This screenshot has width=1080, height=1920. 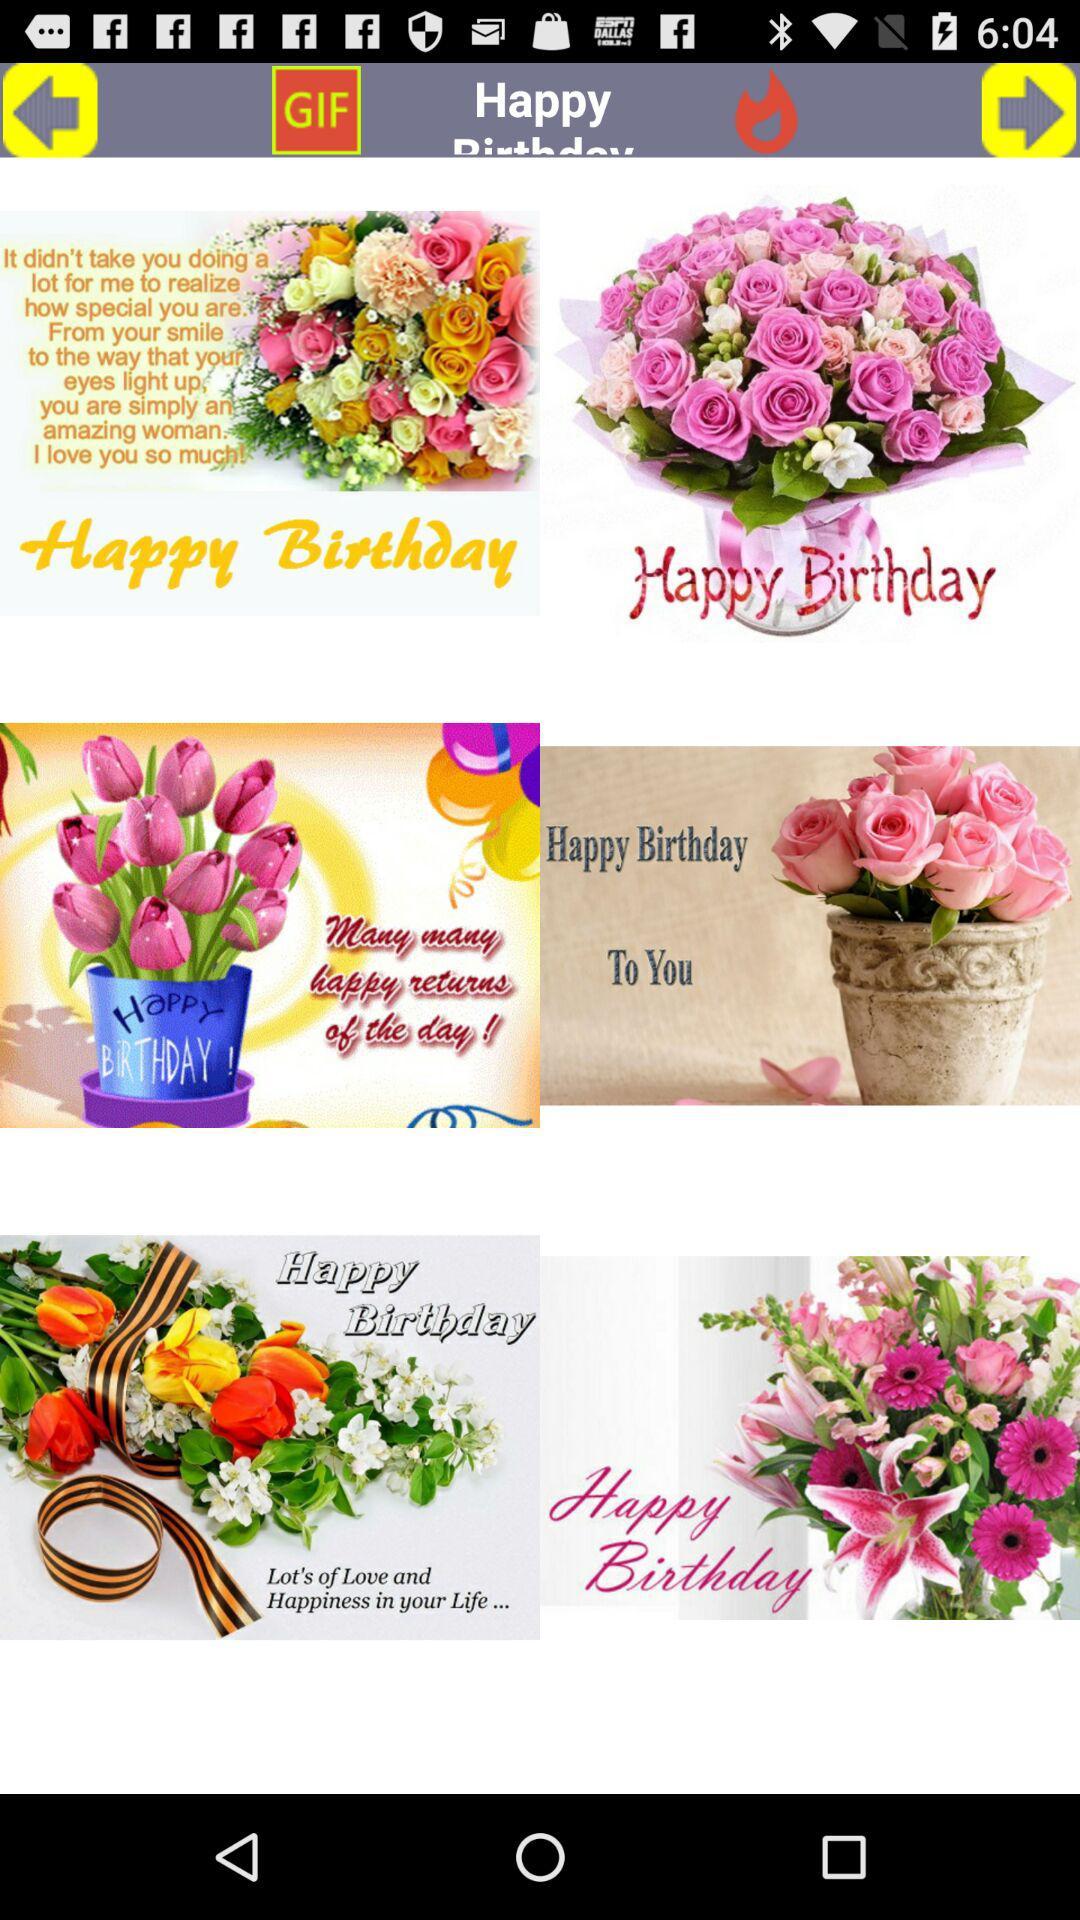 I want to click on the right arrow button at top right, so click(x=1029, y=109).